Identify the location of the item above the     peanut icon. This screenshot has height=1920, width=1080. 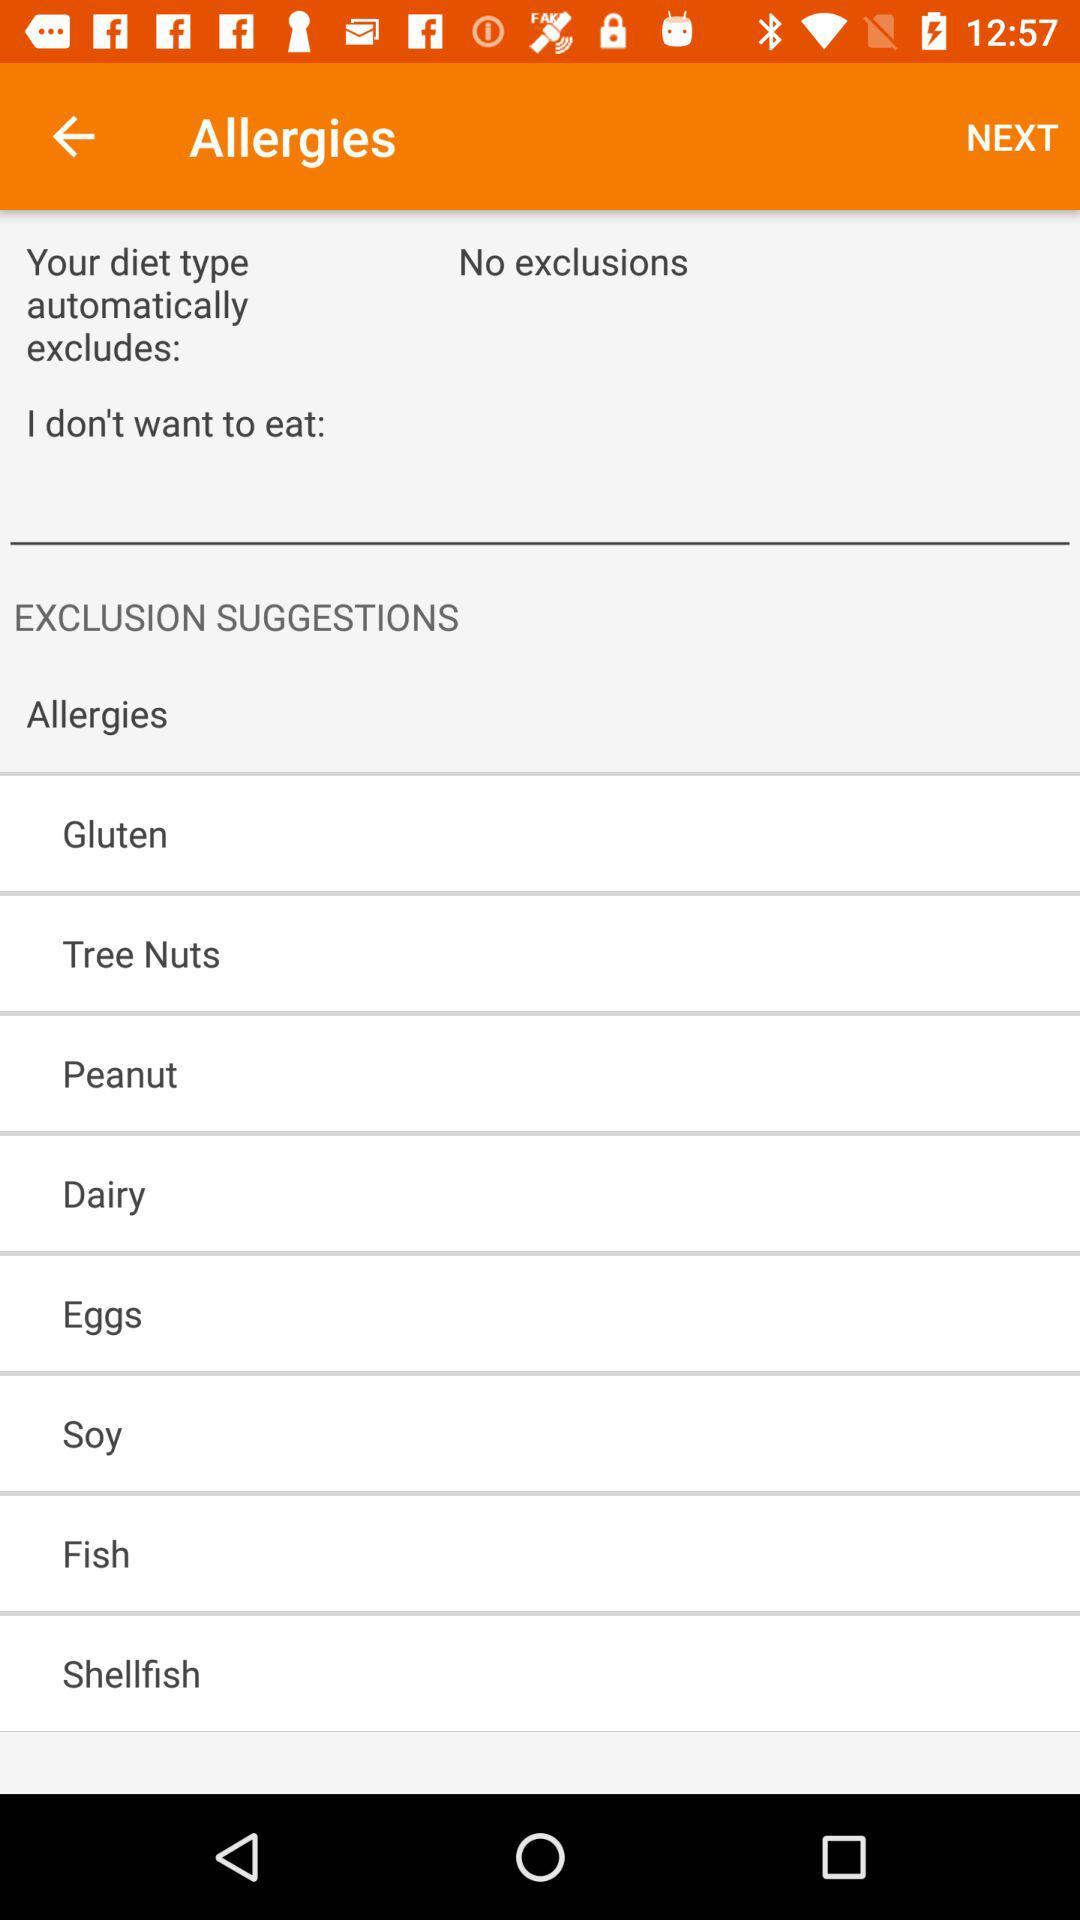
(482, 952).